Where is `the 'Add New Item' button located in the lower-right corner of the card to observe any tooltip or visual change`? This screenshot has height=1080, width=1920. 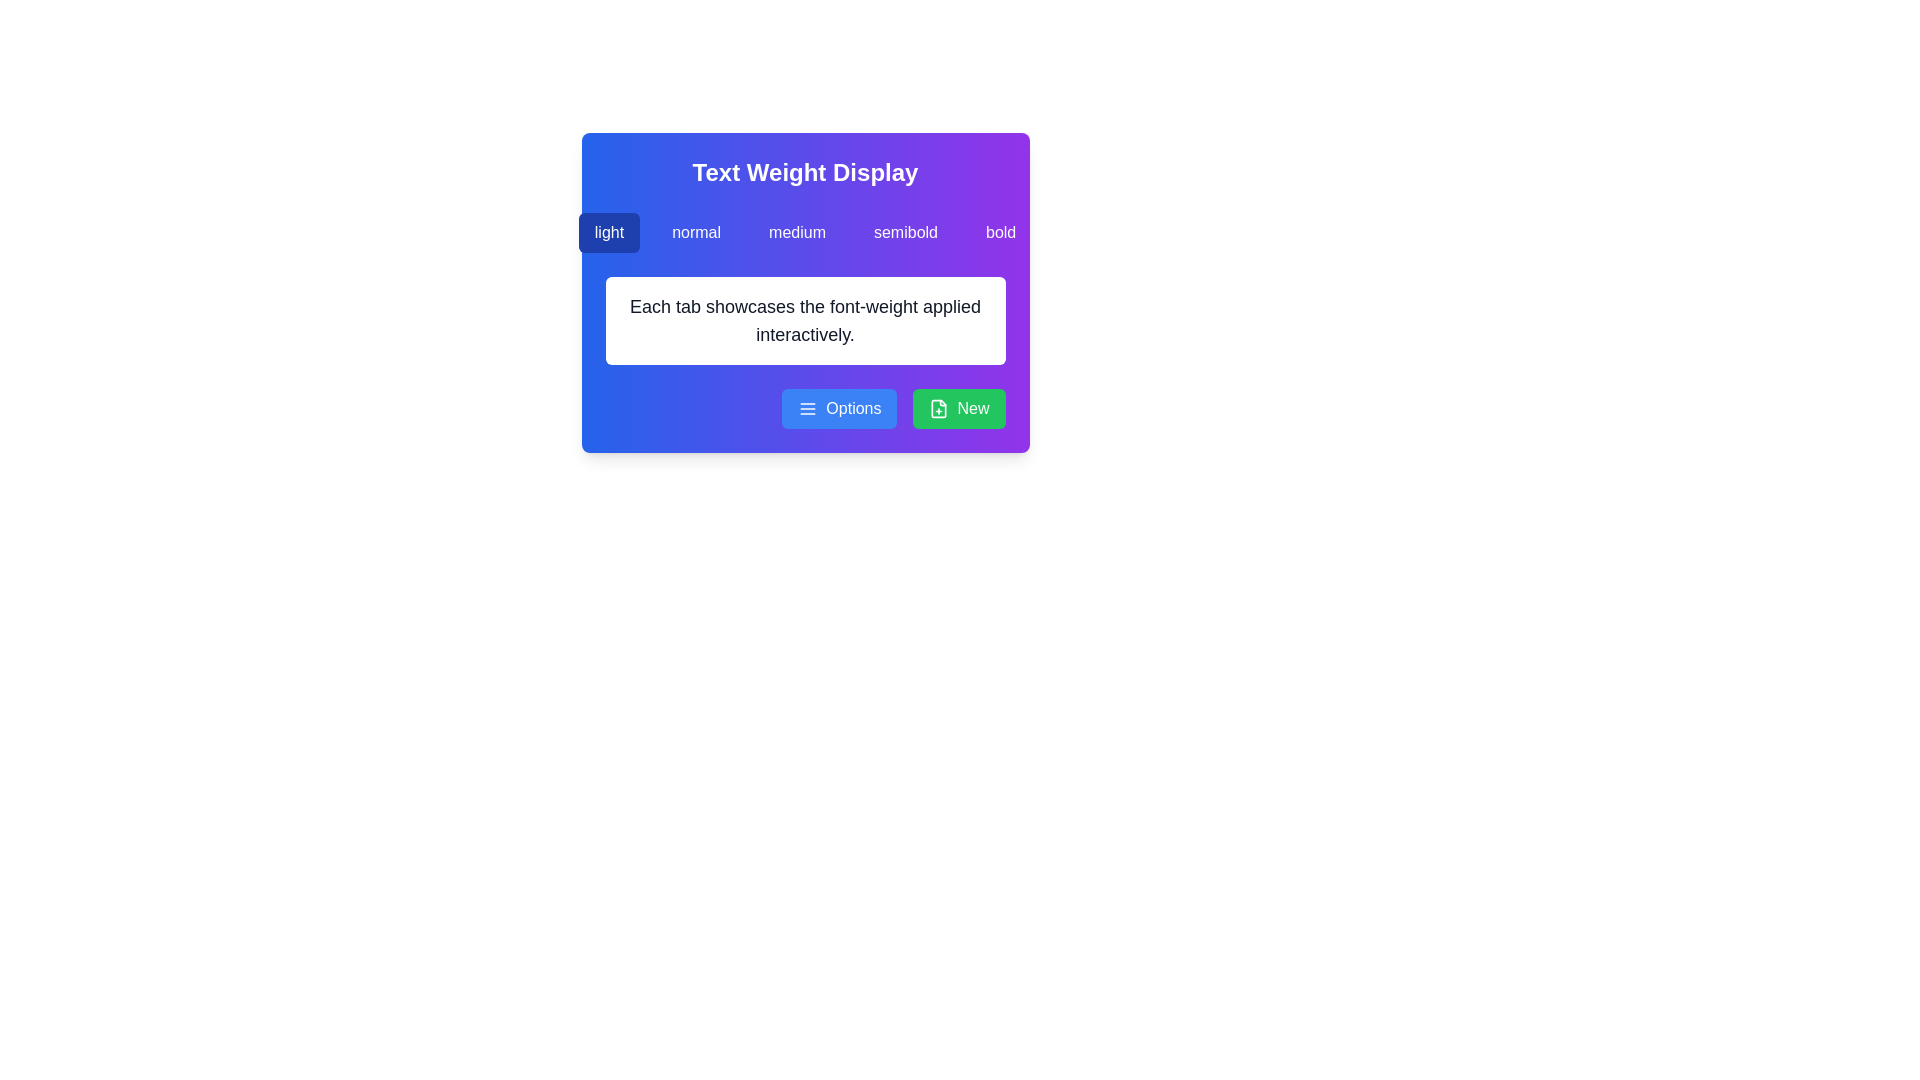 the 'Add New Item' button located in the lower-right corner of the card to observe any tooltip or visual change is located at coordinates (958, 407).